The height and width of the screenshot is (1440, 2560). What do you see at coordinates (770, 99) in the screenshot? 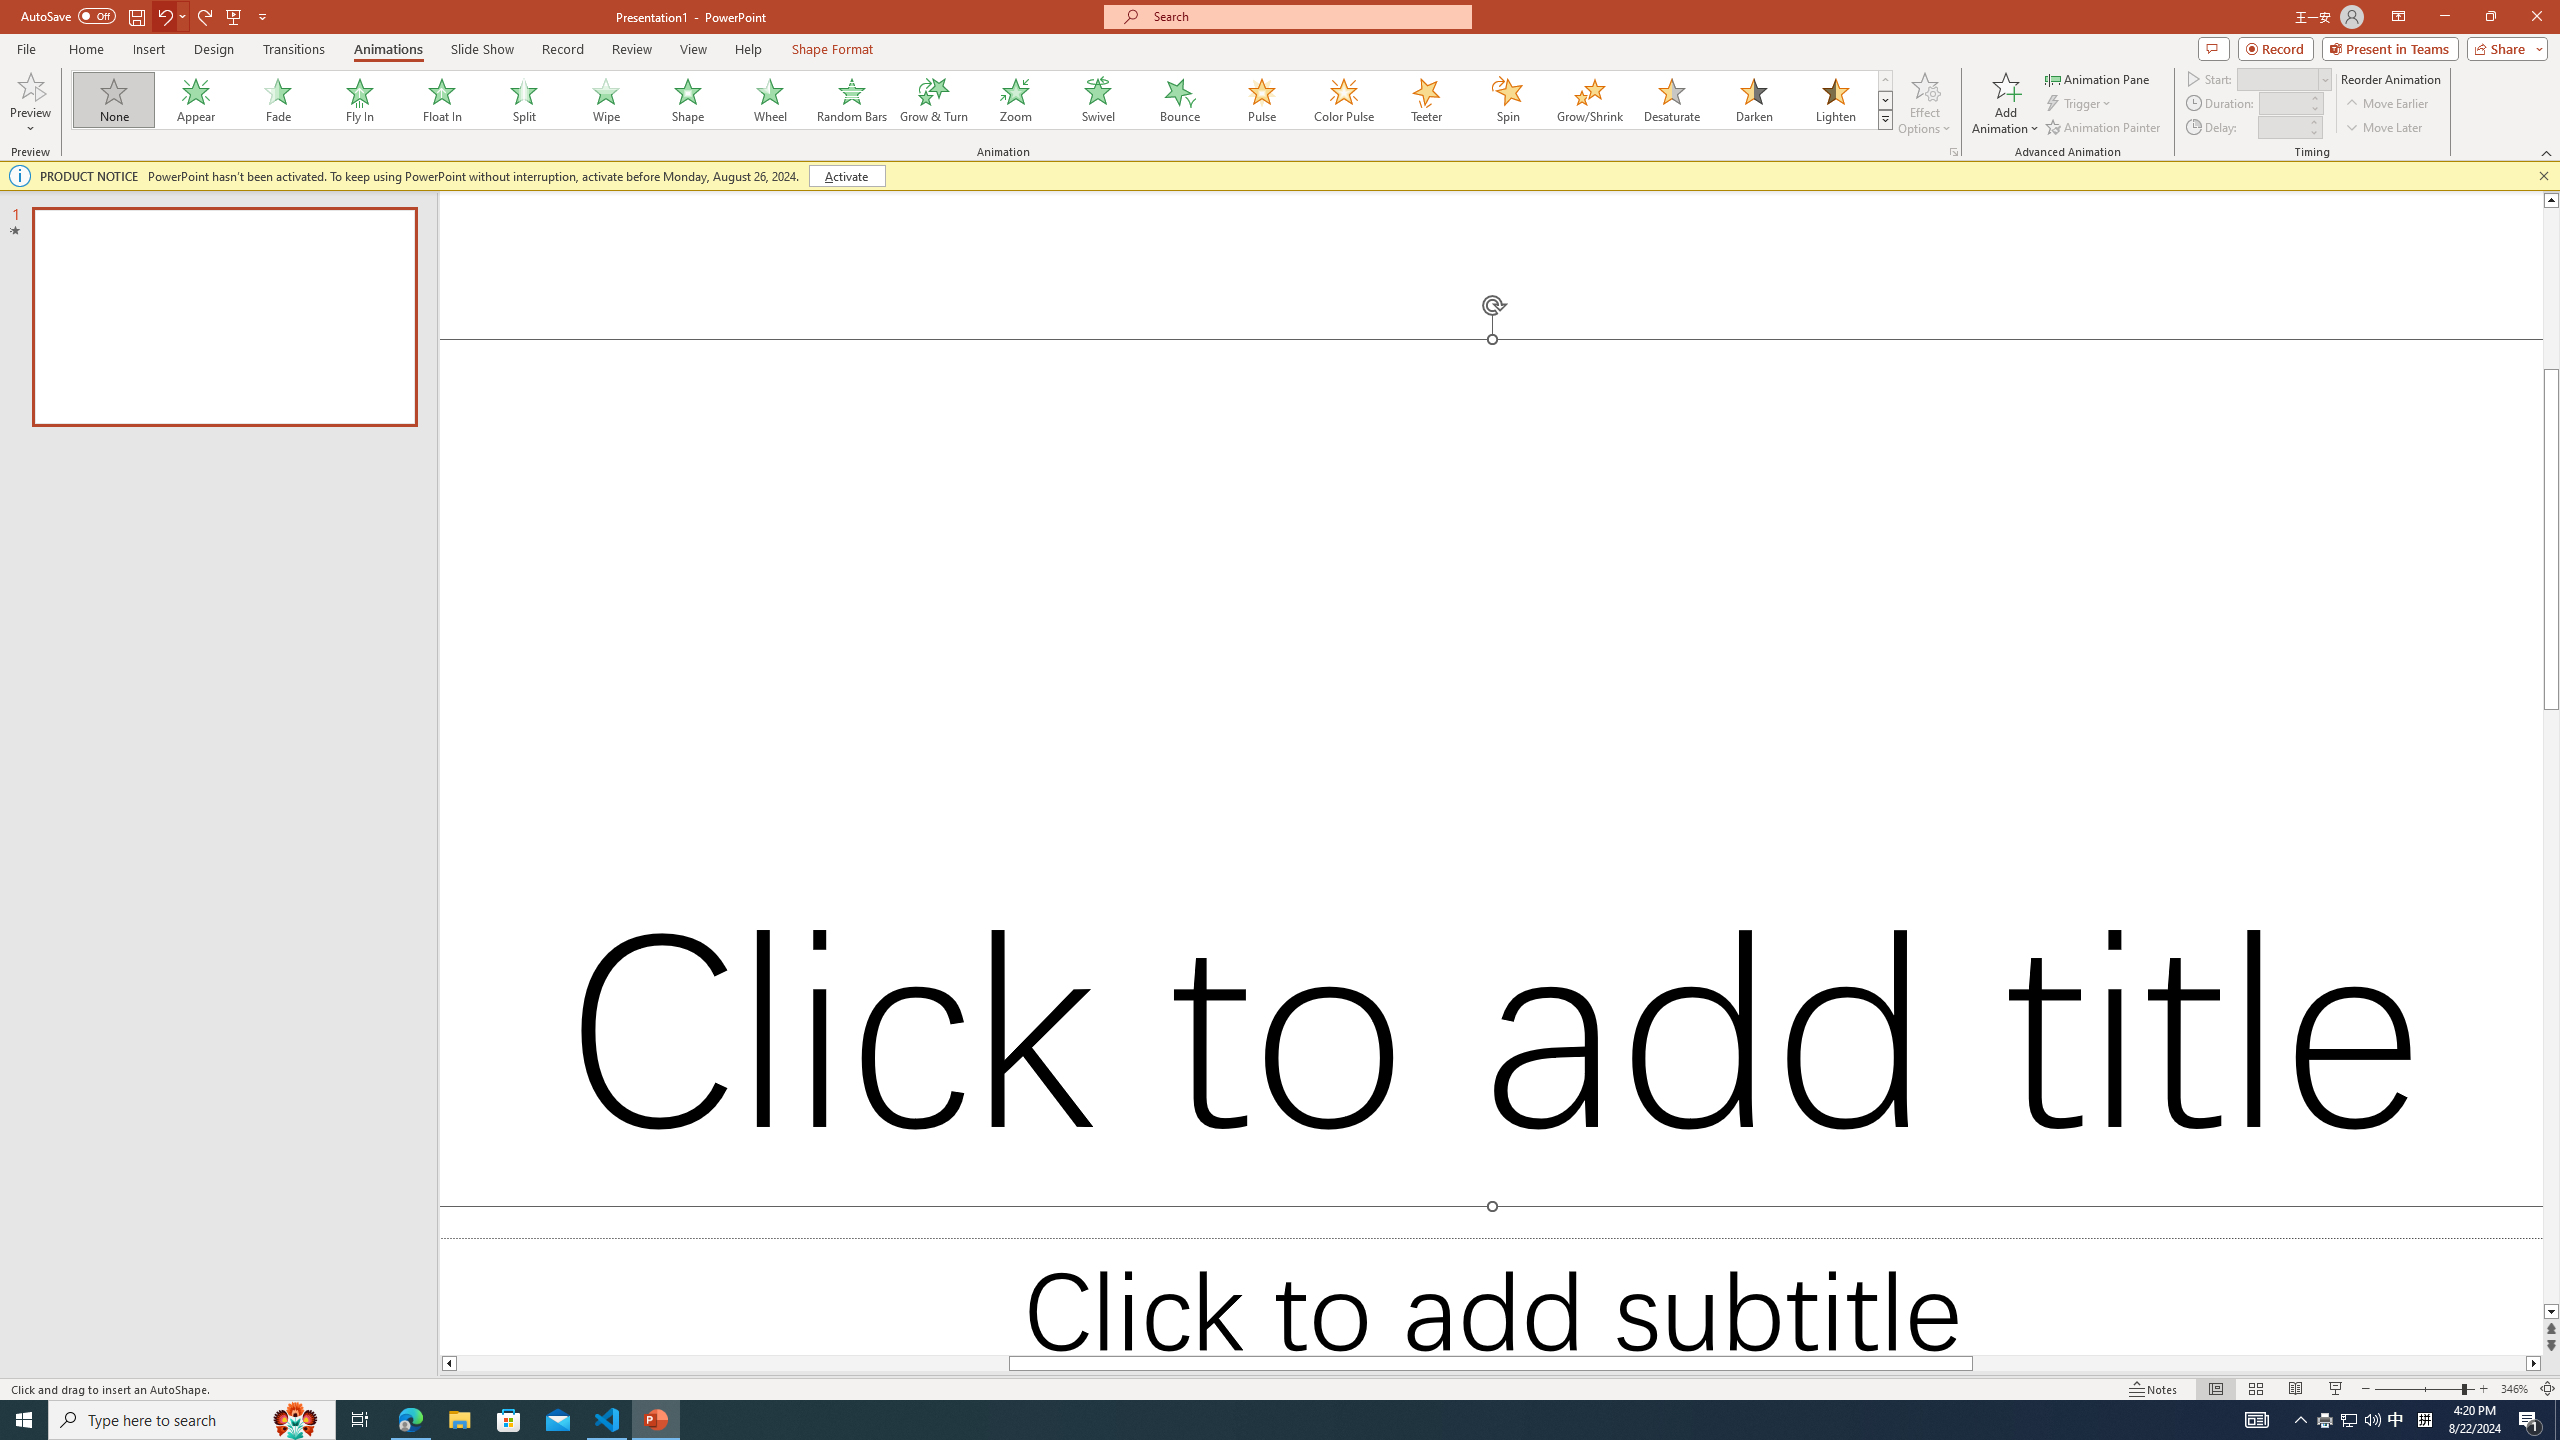
I see `'Wheel'` at bounding box center [770, 99].